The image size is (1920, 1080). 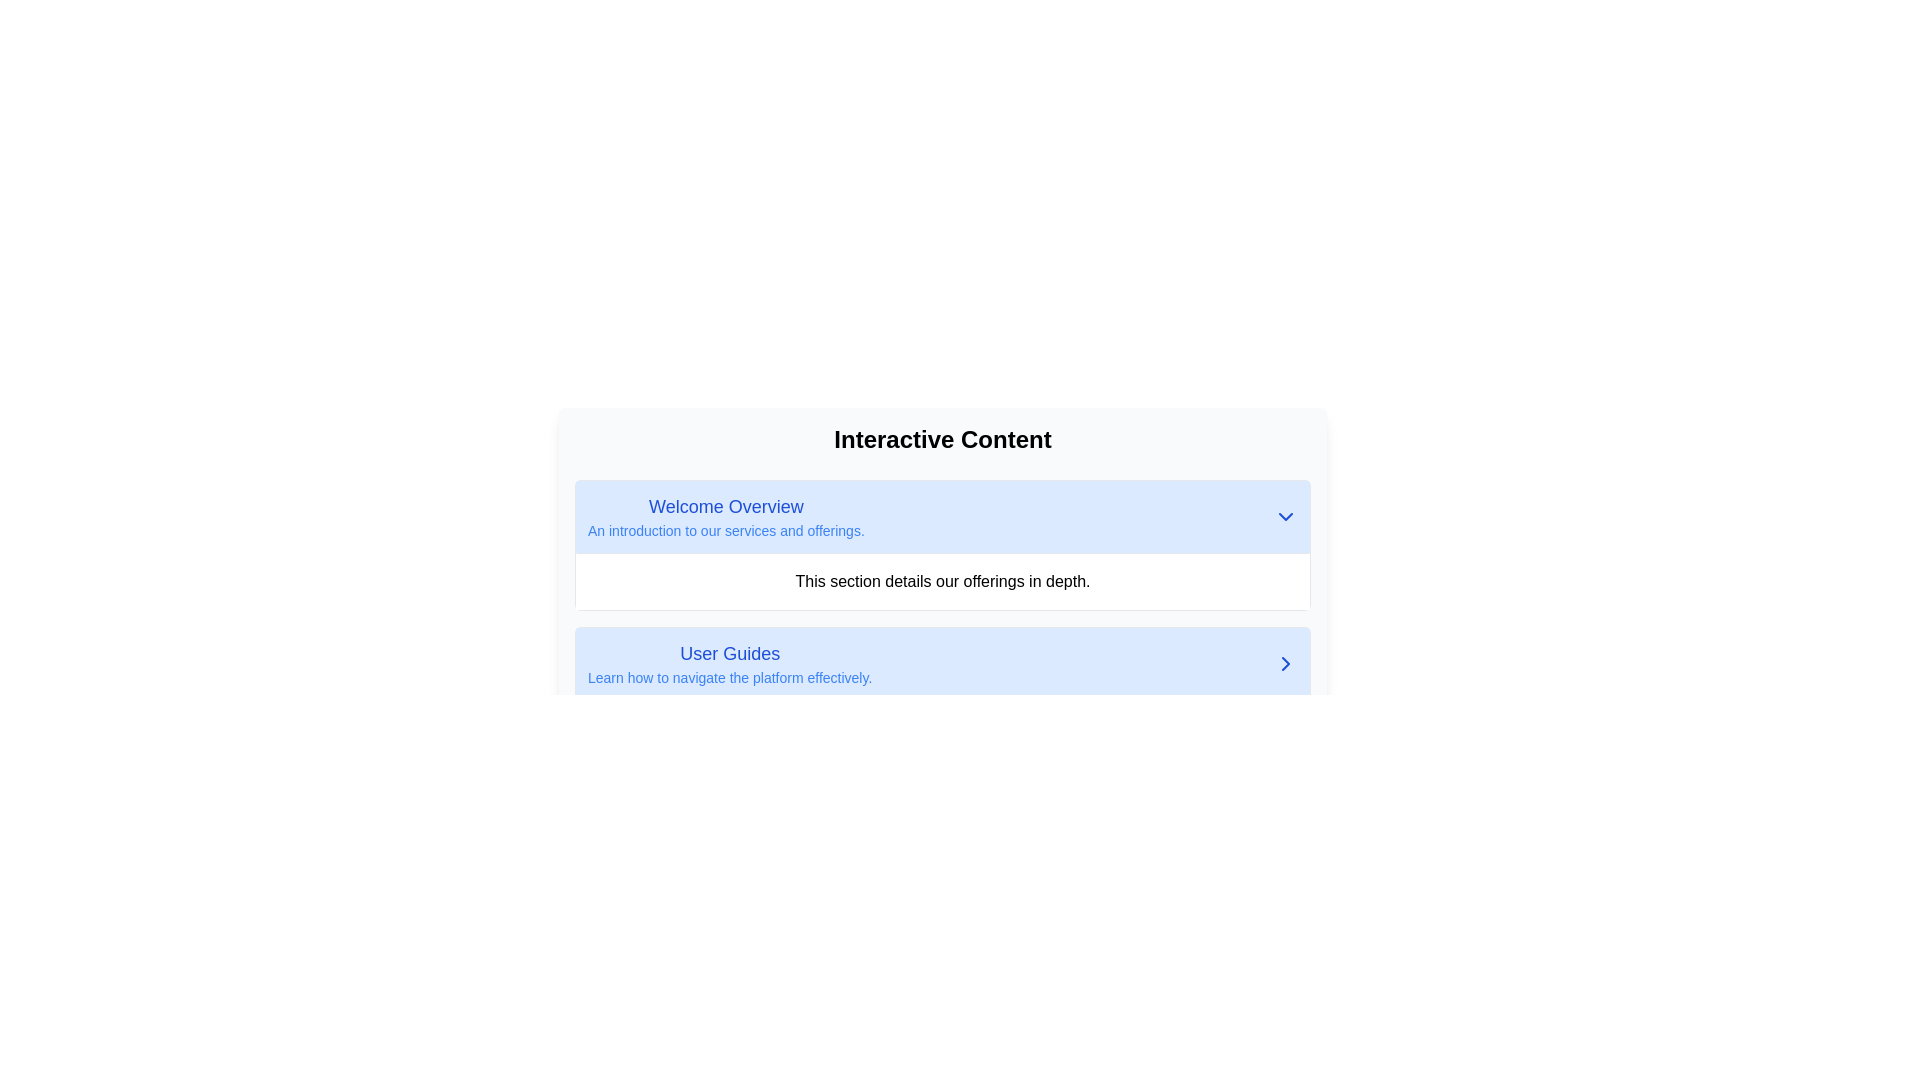 What do you see at coordinates (725, 515) in the screenshot?
I see `text of the Text label with a description that says 'Welcome Overview' and 'An introduction to our services and offerings.'` at bounding box center [725, 515].